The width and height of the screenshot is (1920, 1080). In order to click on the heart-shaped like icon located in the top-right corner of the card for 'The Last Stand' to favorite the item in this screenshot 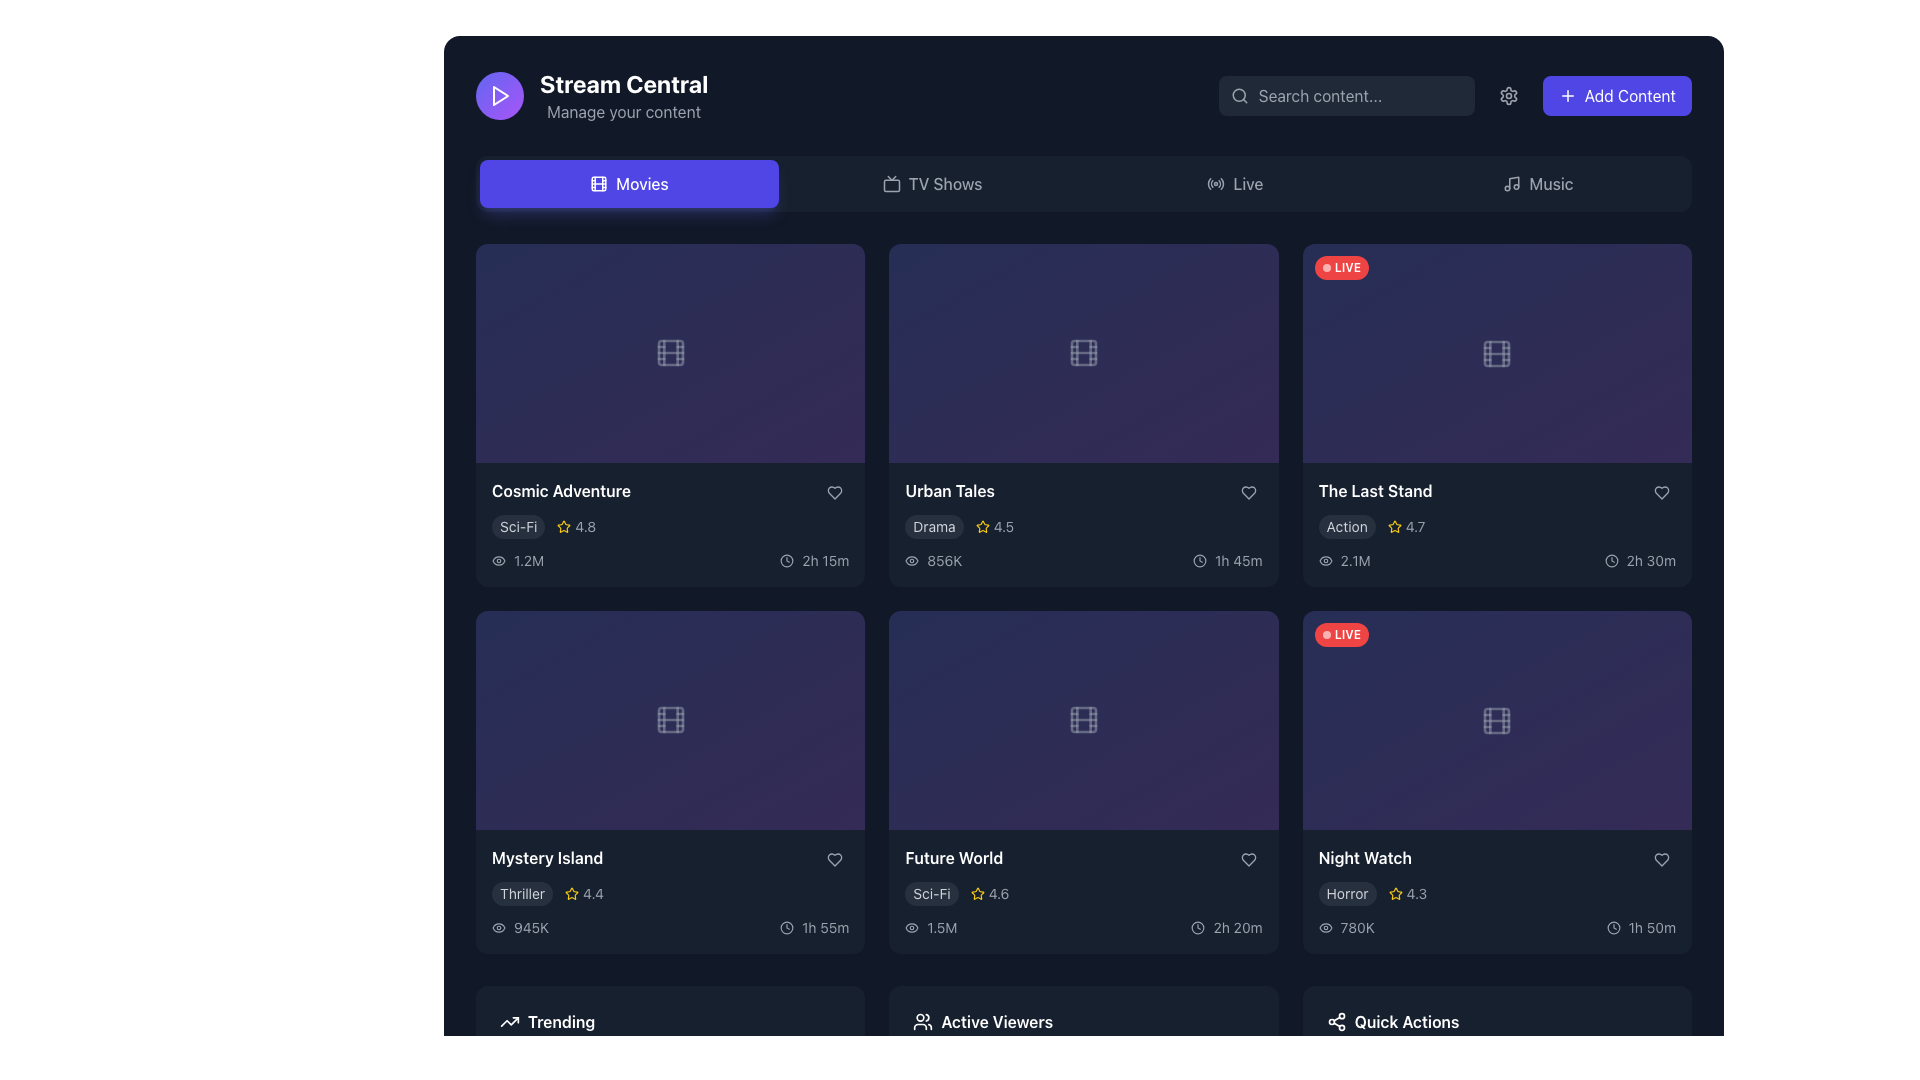, I will do `click(1661, 493)`.